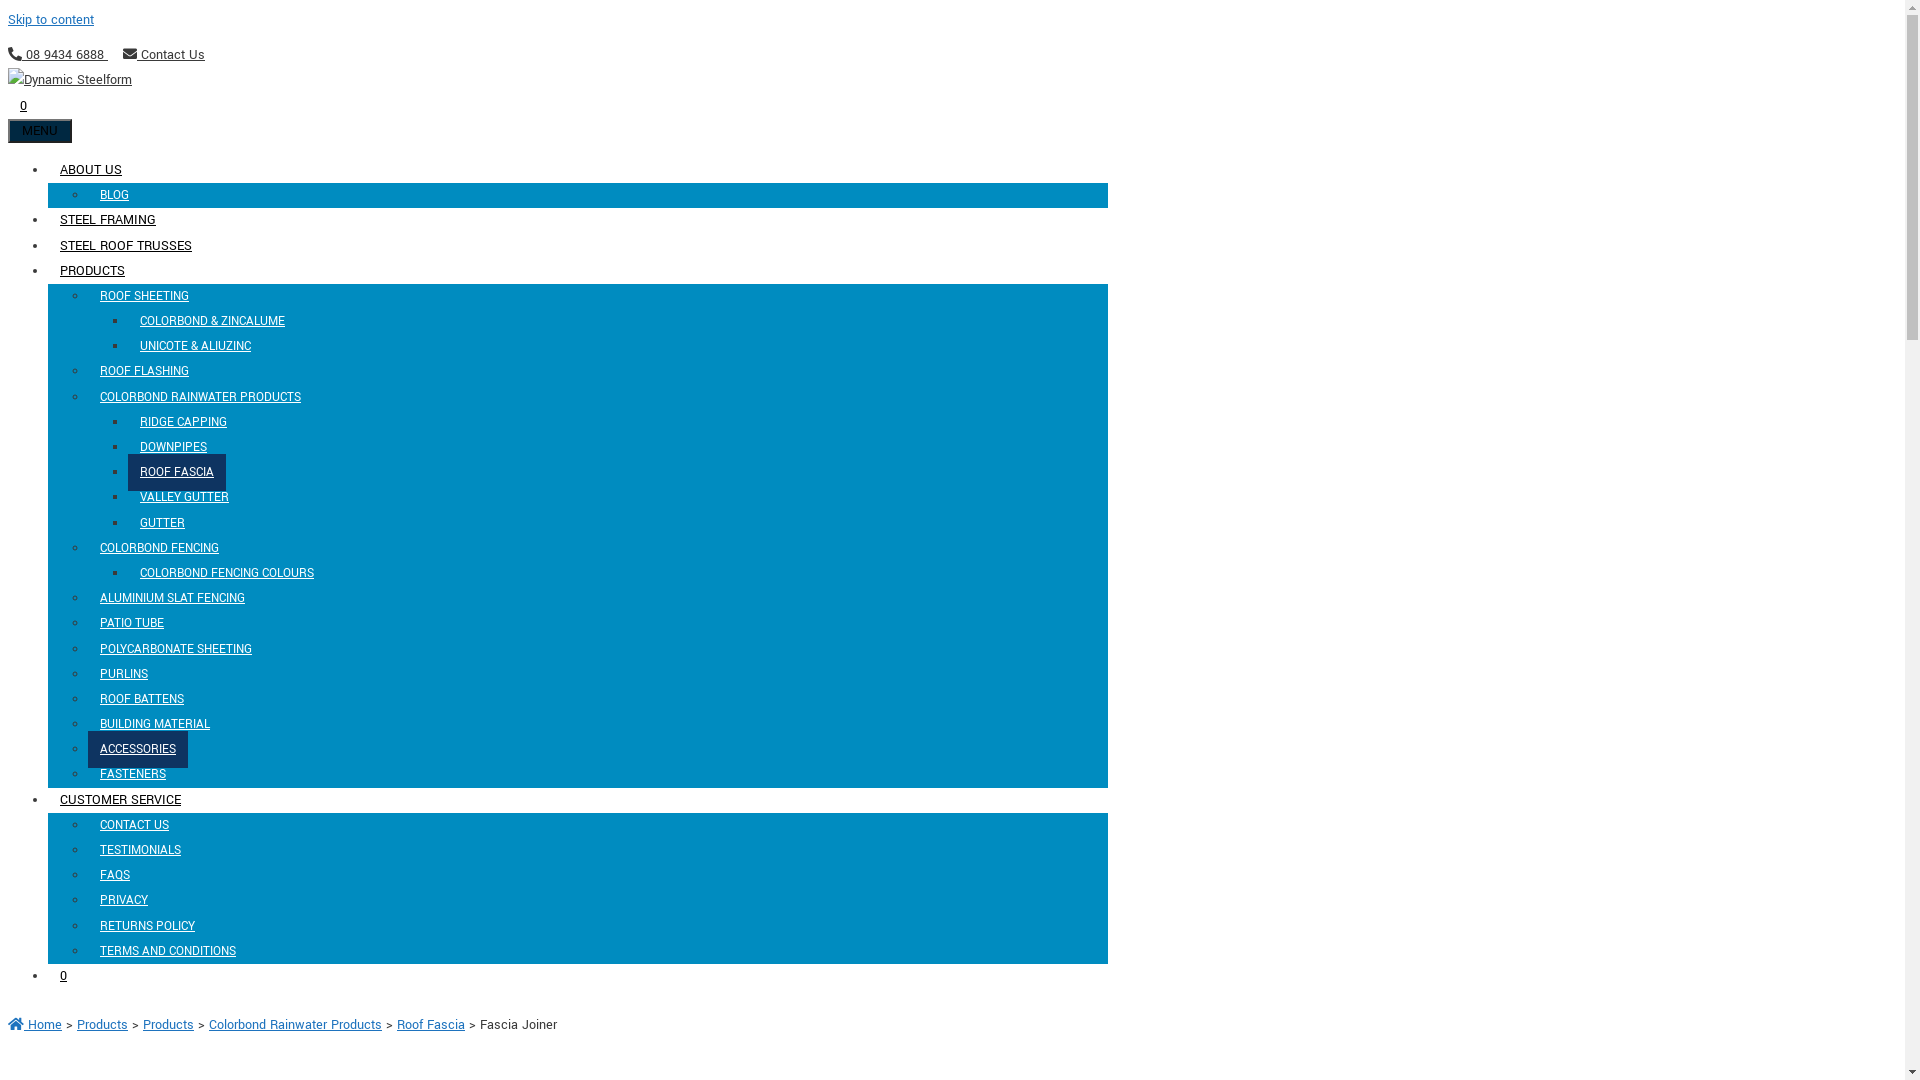 This screenshot has width=1920, height=1080. Describe the element at coordinates (143, 371) in the screenshot. I see `'ROOF FLASHING'` at that location.